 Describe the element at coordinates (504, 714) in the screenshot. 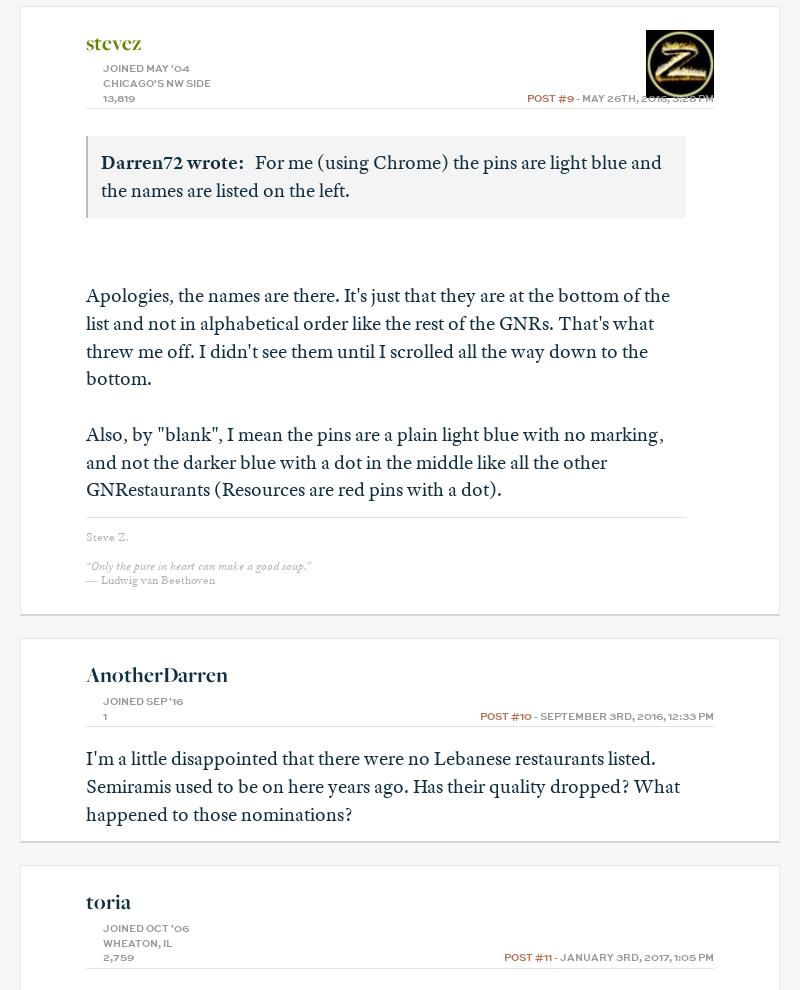

I see `'Post #10'` at that location.